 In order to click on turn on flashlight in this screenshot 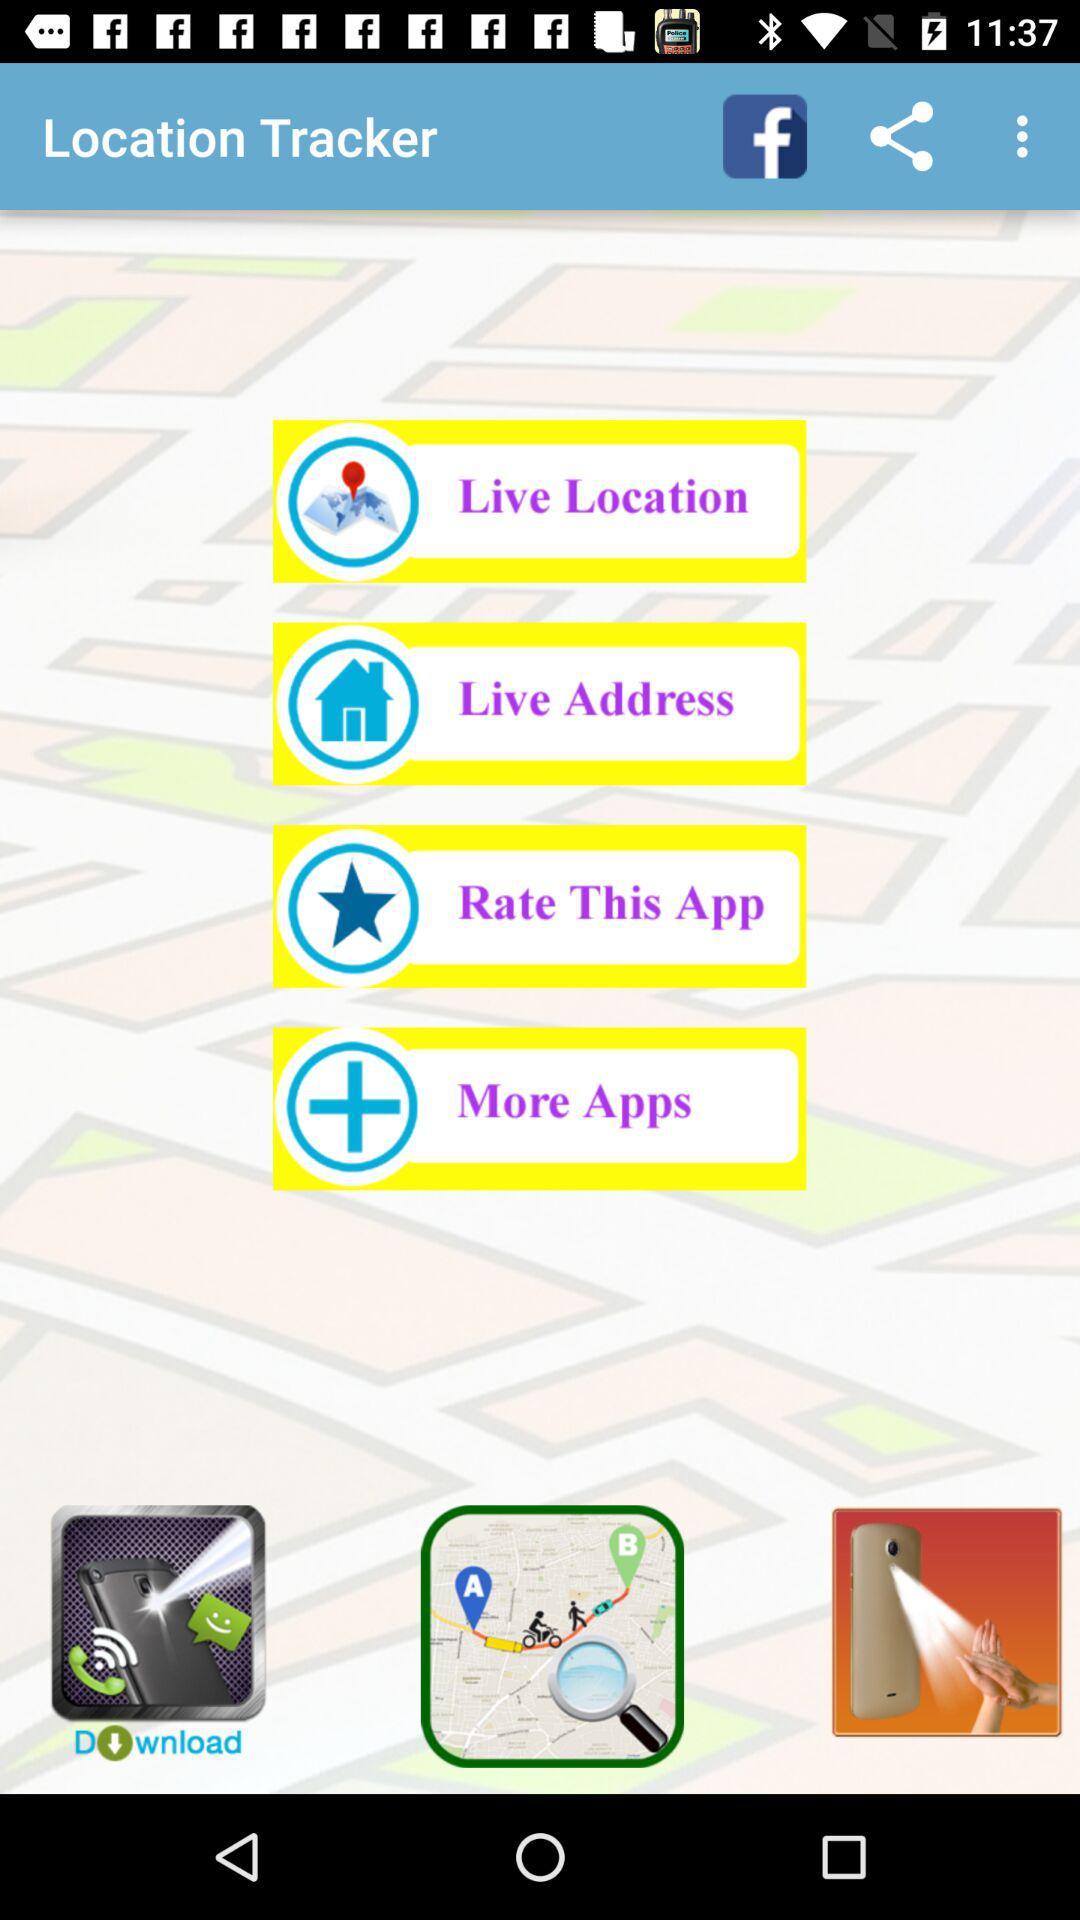, I will do `click(935, 1610)`.